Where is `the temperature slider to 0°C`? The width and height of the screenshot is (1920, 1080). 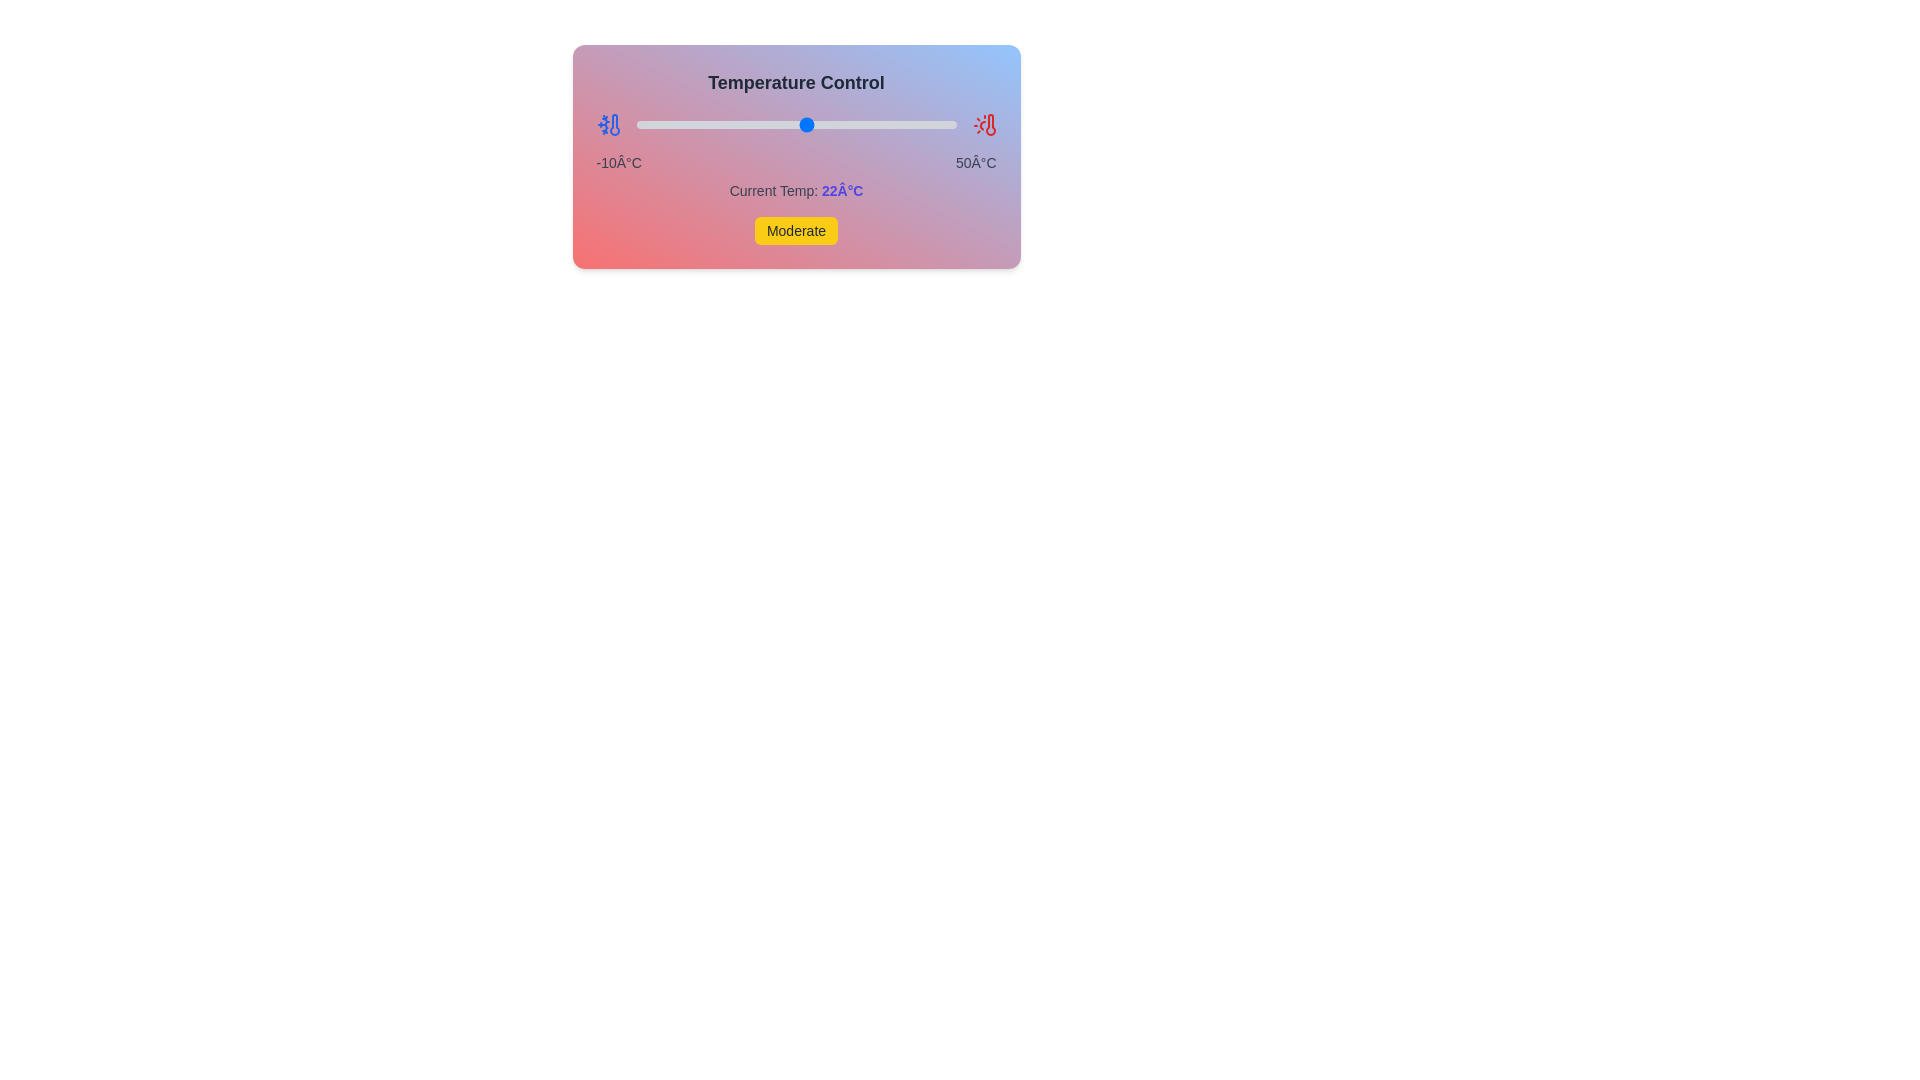 the temperature slider to 0°C is located at coordinates (689, 124).